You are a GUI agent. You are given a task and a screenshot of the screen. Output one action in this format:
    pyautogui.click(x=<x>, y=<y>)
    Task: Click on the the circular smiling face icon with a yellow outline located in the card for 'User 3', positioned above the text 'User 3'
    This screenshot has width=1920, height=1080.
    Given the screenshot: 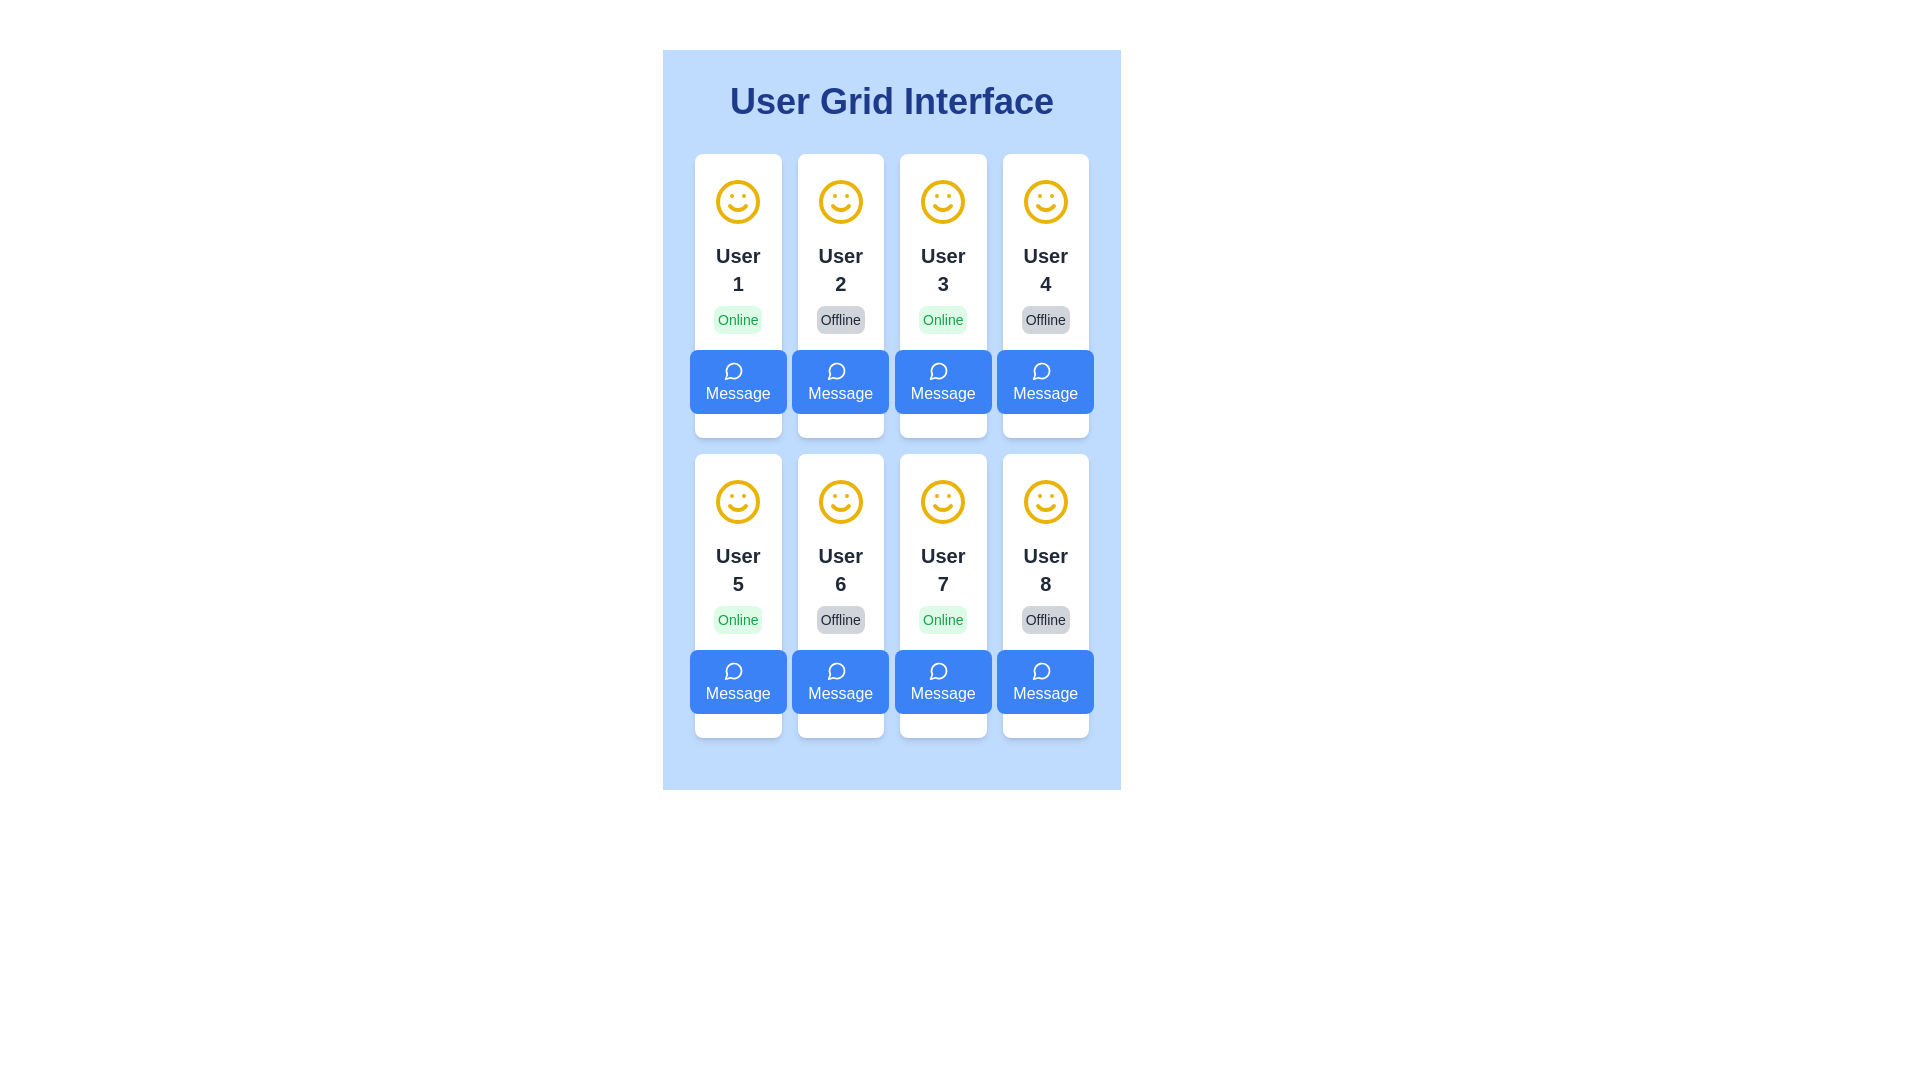 What is the action you would take?
    pyautogui.click(x=942, y=201)
    